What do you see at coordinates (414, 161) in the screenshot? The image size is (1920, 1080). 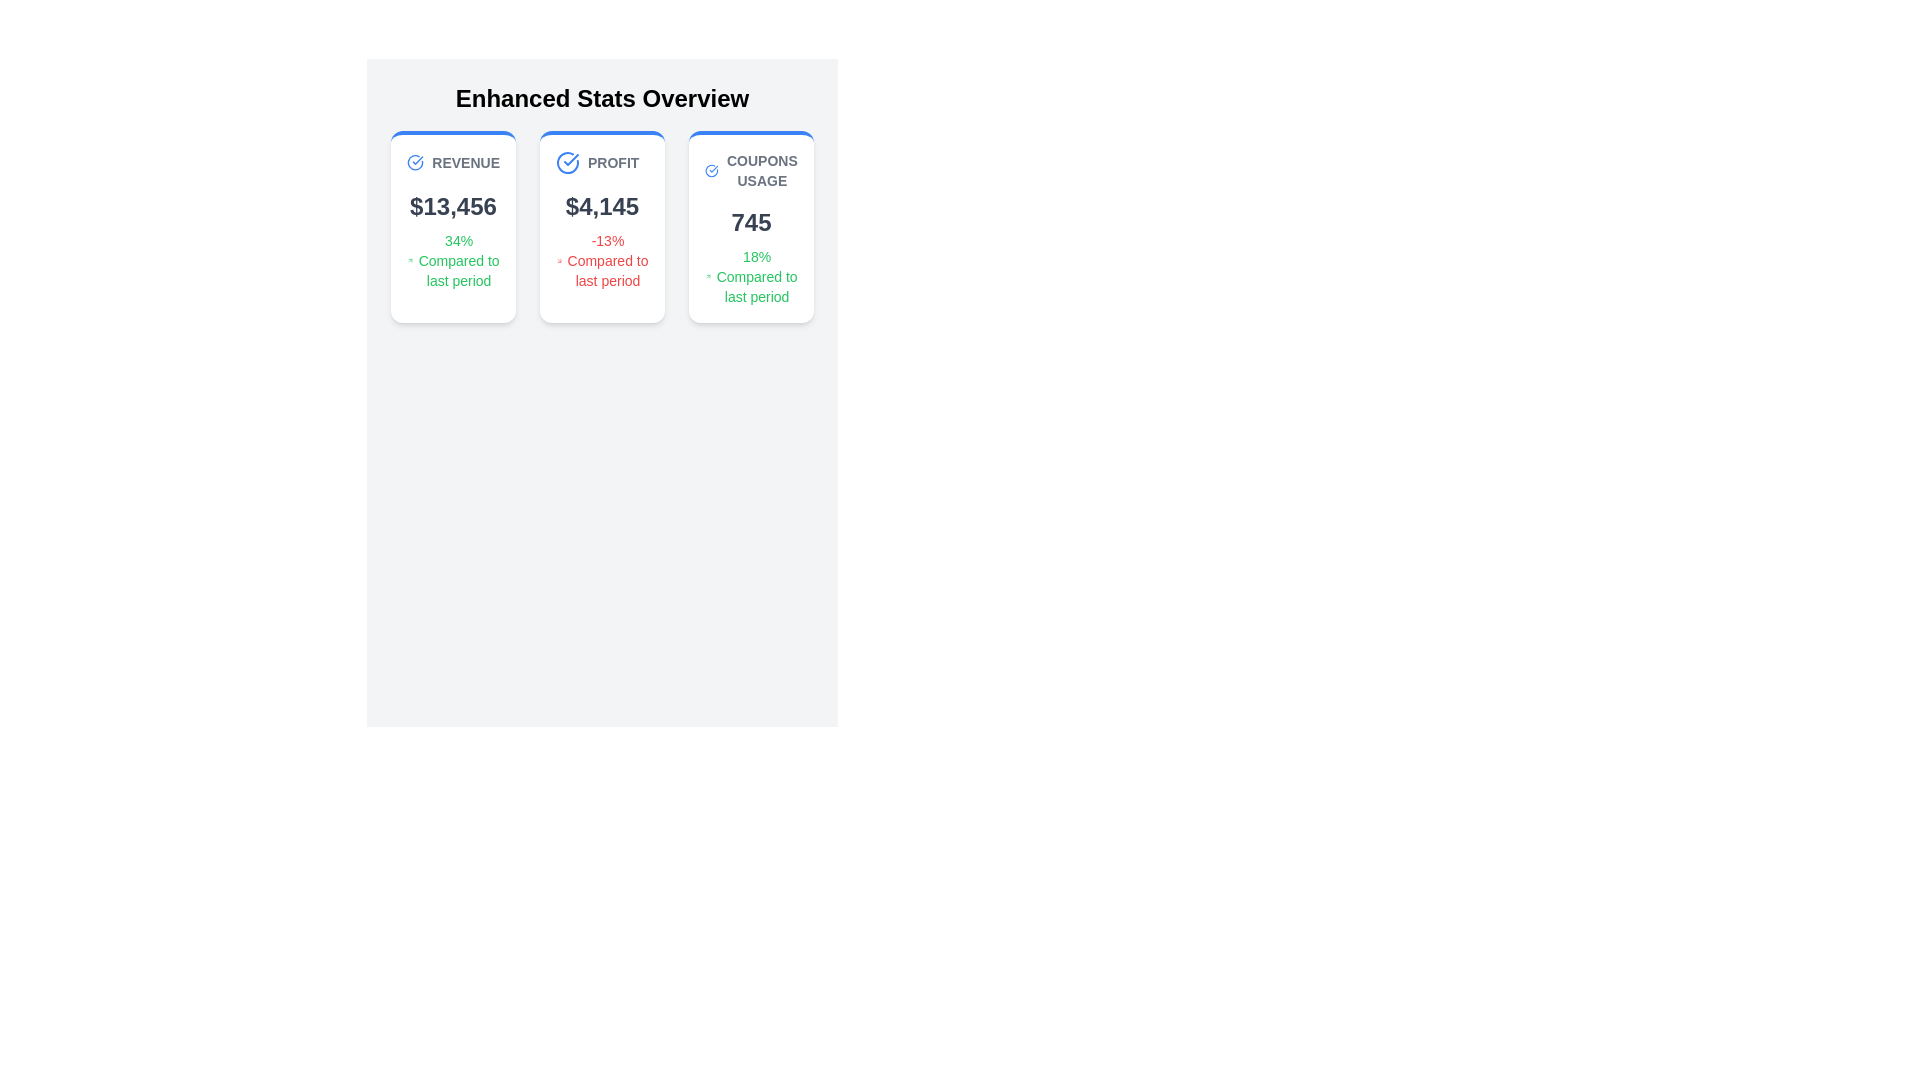 I see `the positive status icon located to the left of the 'Revenue' text in the 'Enhanced Stats Overview' section` at bounding box center [414, 161].